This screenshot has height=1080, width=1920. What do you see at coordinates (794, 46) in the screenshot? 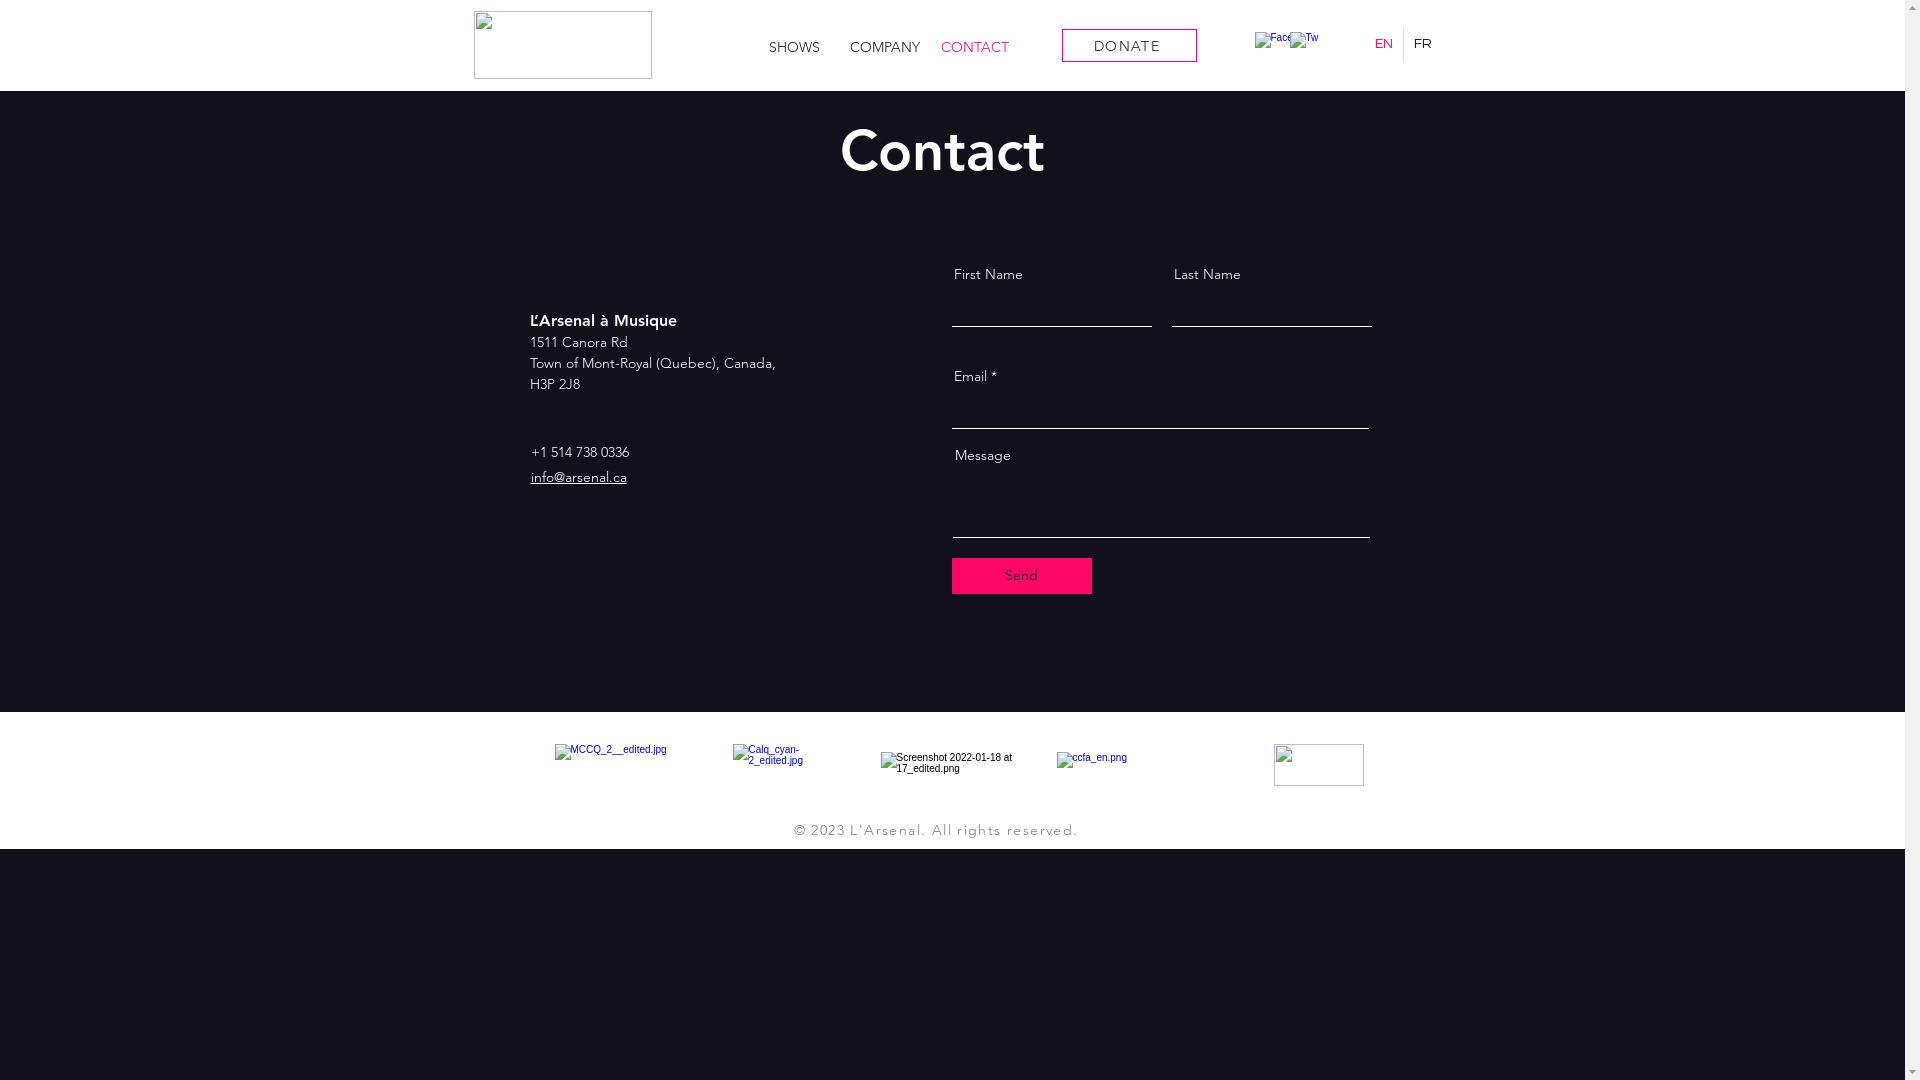
I see `'SHOWS'` at bounding box center [794, 46].